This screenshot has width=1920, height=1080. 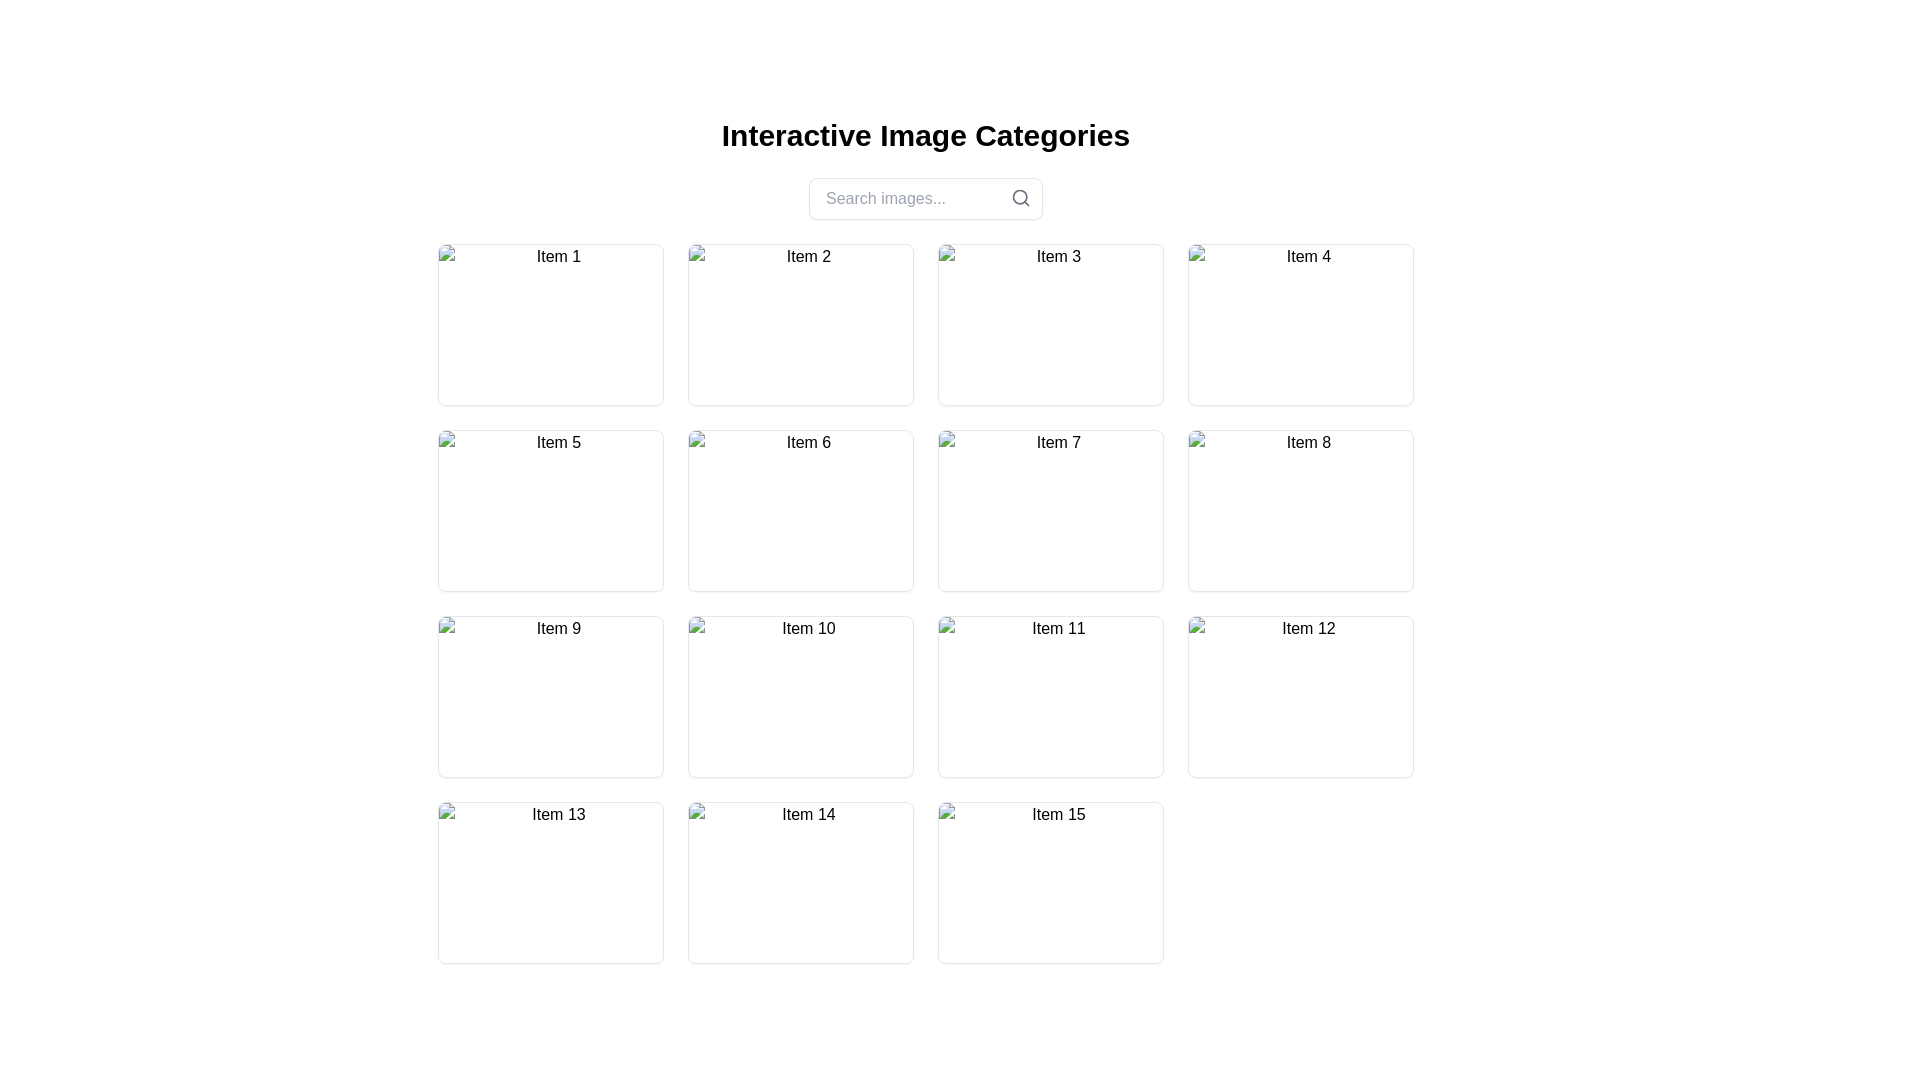 What do you see at coordinates (551, 882) in the screenshot?
I see `the Card component labeled 'Item 13', which is the first card in the last row of a grid layout` at bounding box center [551, 882].